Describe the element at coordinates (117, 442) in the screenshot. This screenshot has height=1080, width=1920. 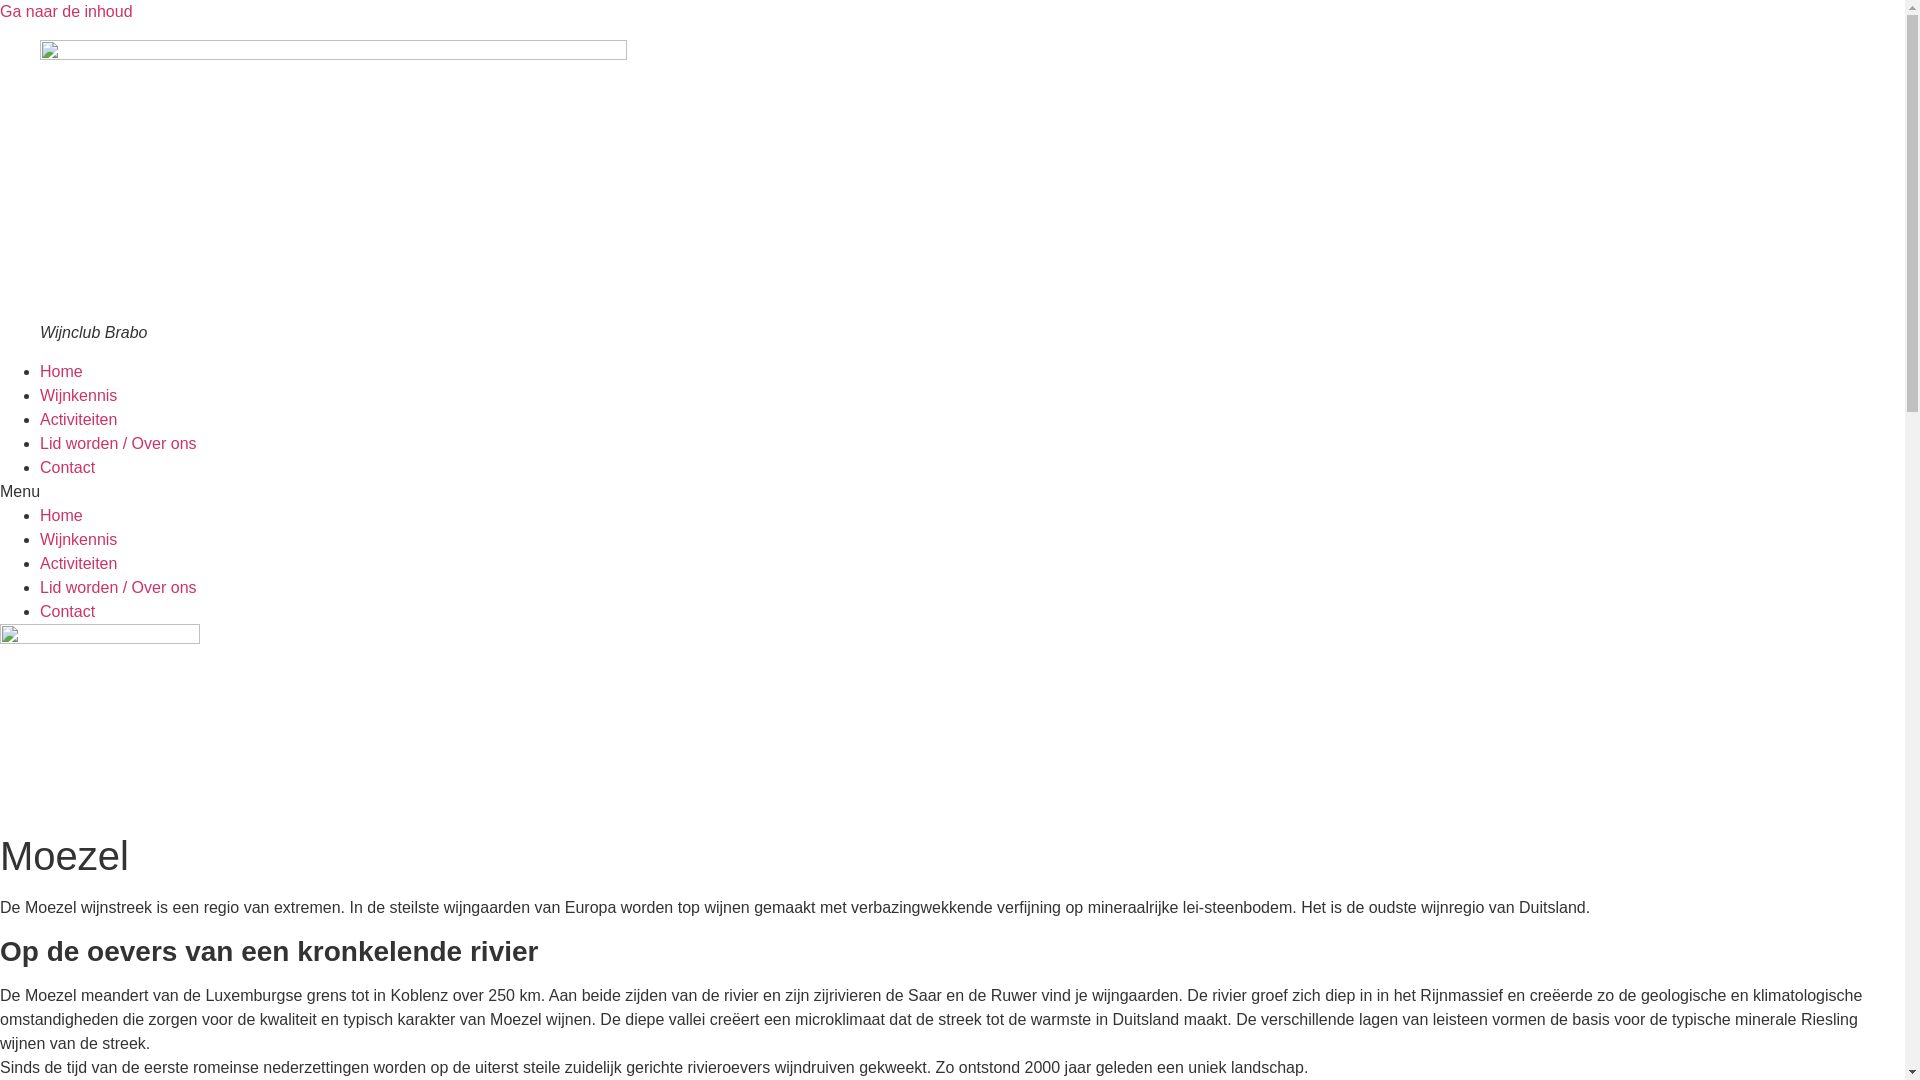
I see `'Lid worden / Over ons'` at that location.